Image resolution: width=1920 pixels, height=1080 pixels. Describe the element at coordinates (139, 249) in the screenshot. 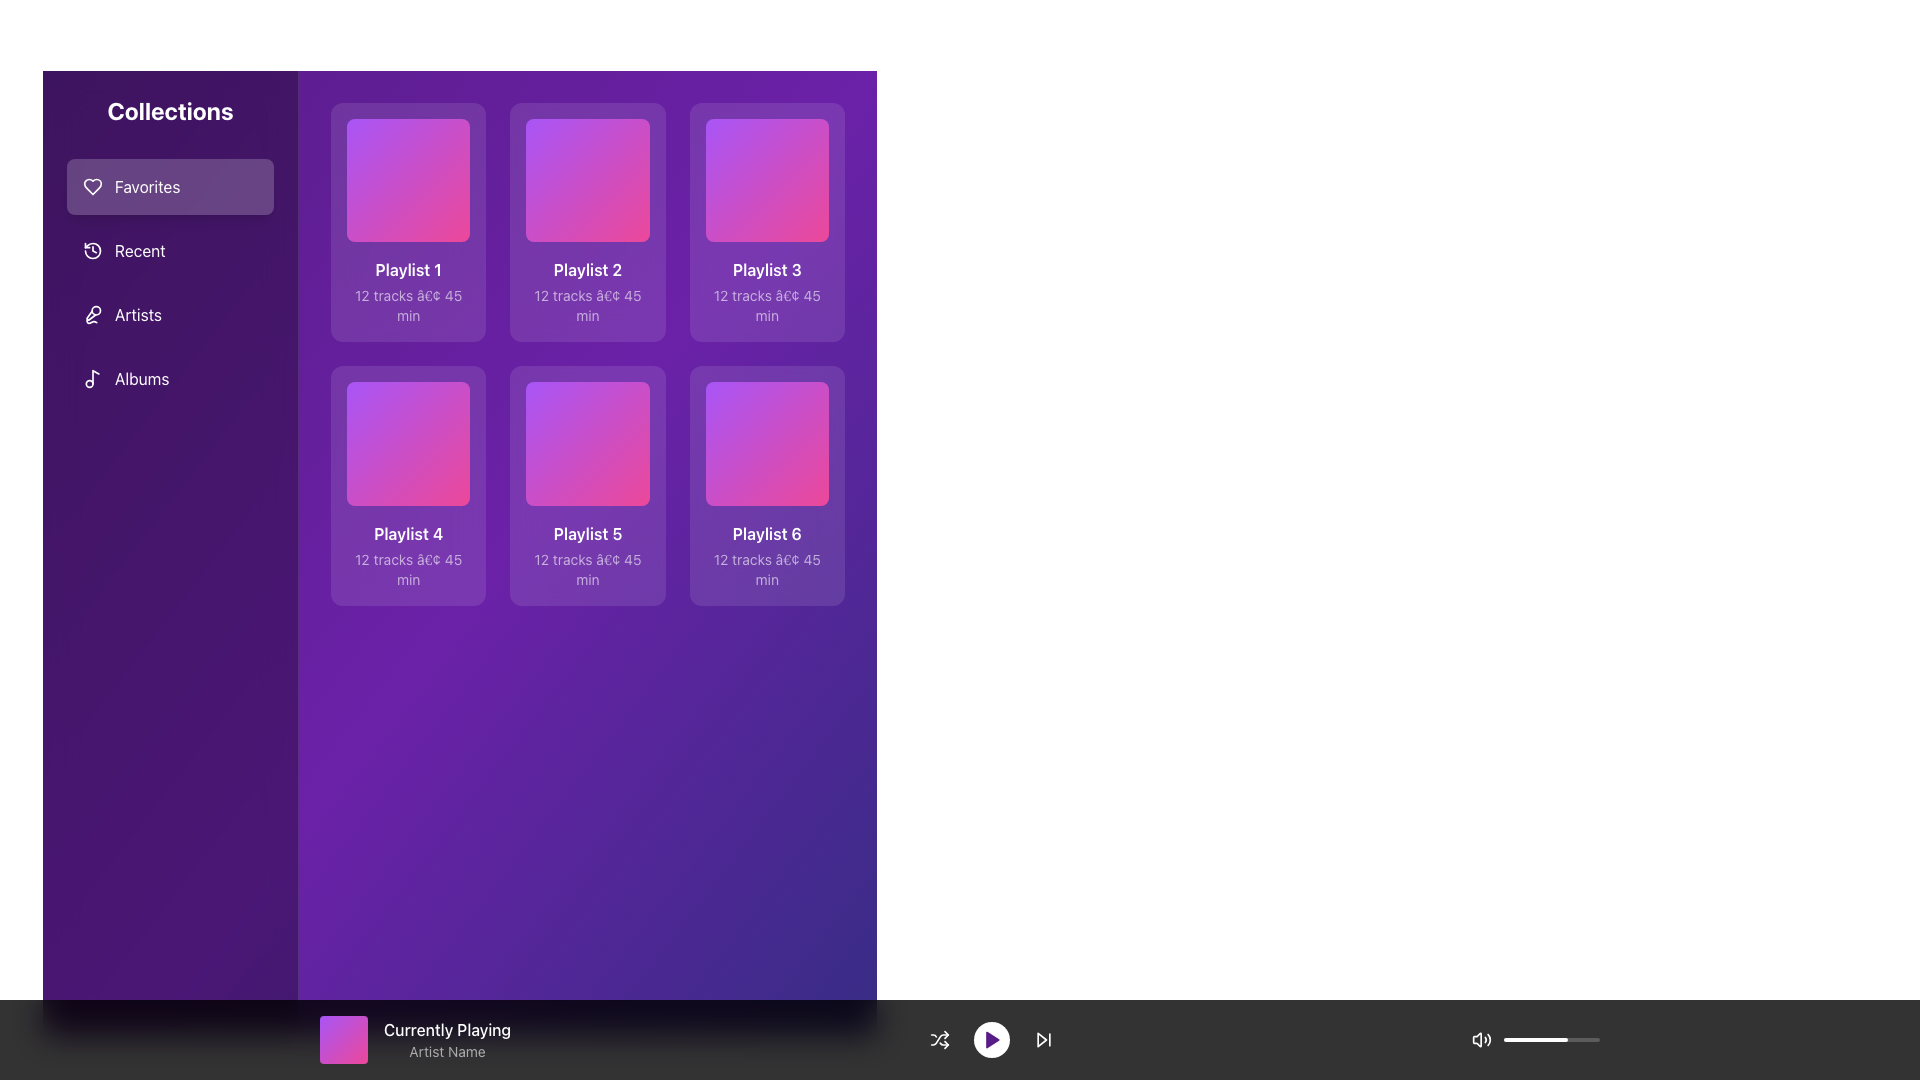

I see `the 'Recent' text label in the sidebar` at that location.